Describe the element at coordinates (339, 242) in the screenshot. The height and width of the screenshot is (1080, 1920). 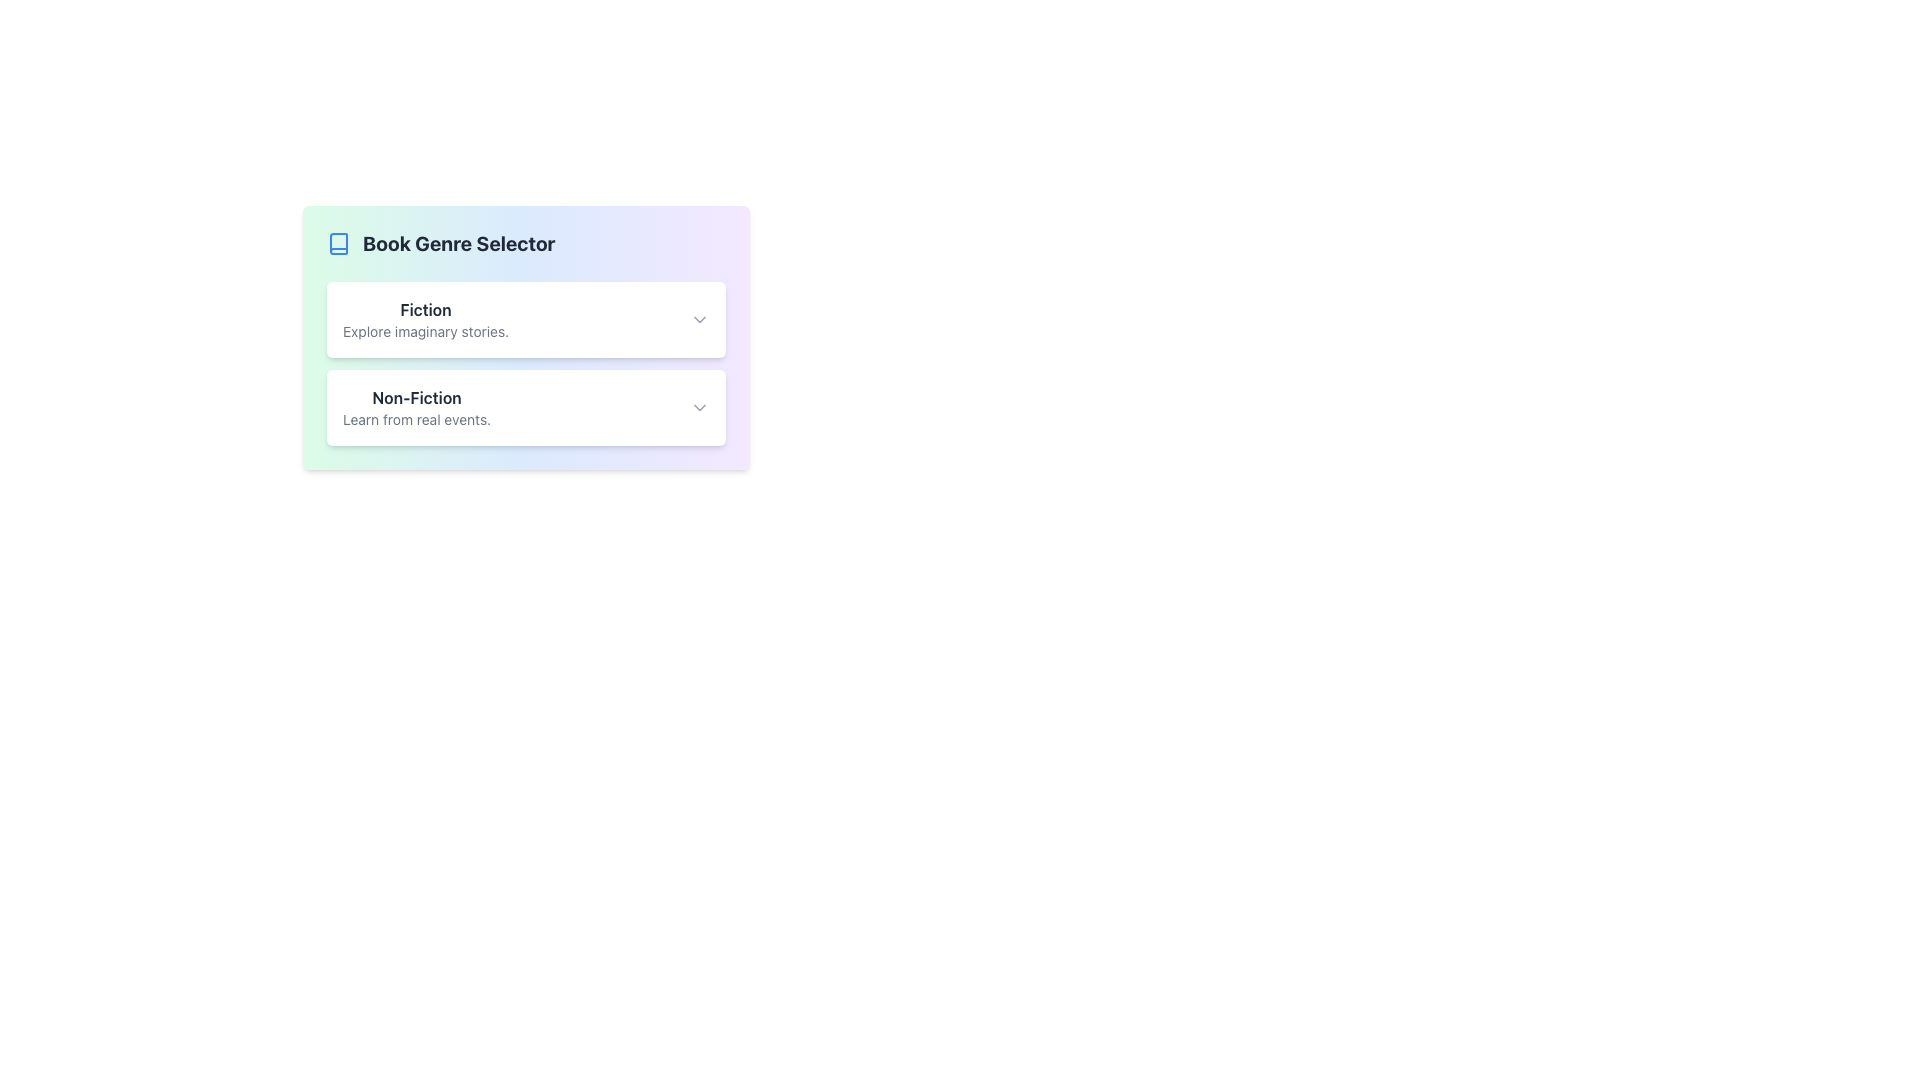
I see `the blue outlined book icon representing the 'Book Genre Selector', which is the first component in the group located at the top-left corner of the section` at that location.